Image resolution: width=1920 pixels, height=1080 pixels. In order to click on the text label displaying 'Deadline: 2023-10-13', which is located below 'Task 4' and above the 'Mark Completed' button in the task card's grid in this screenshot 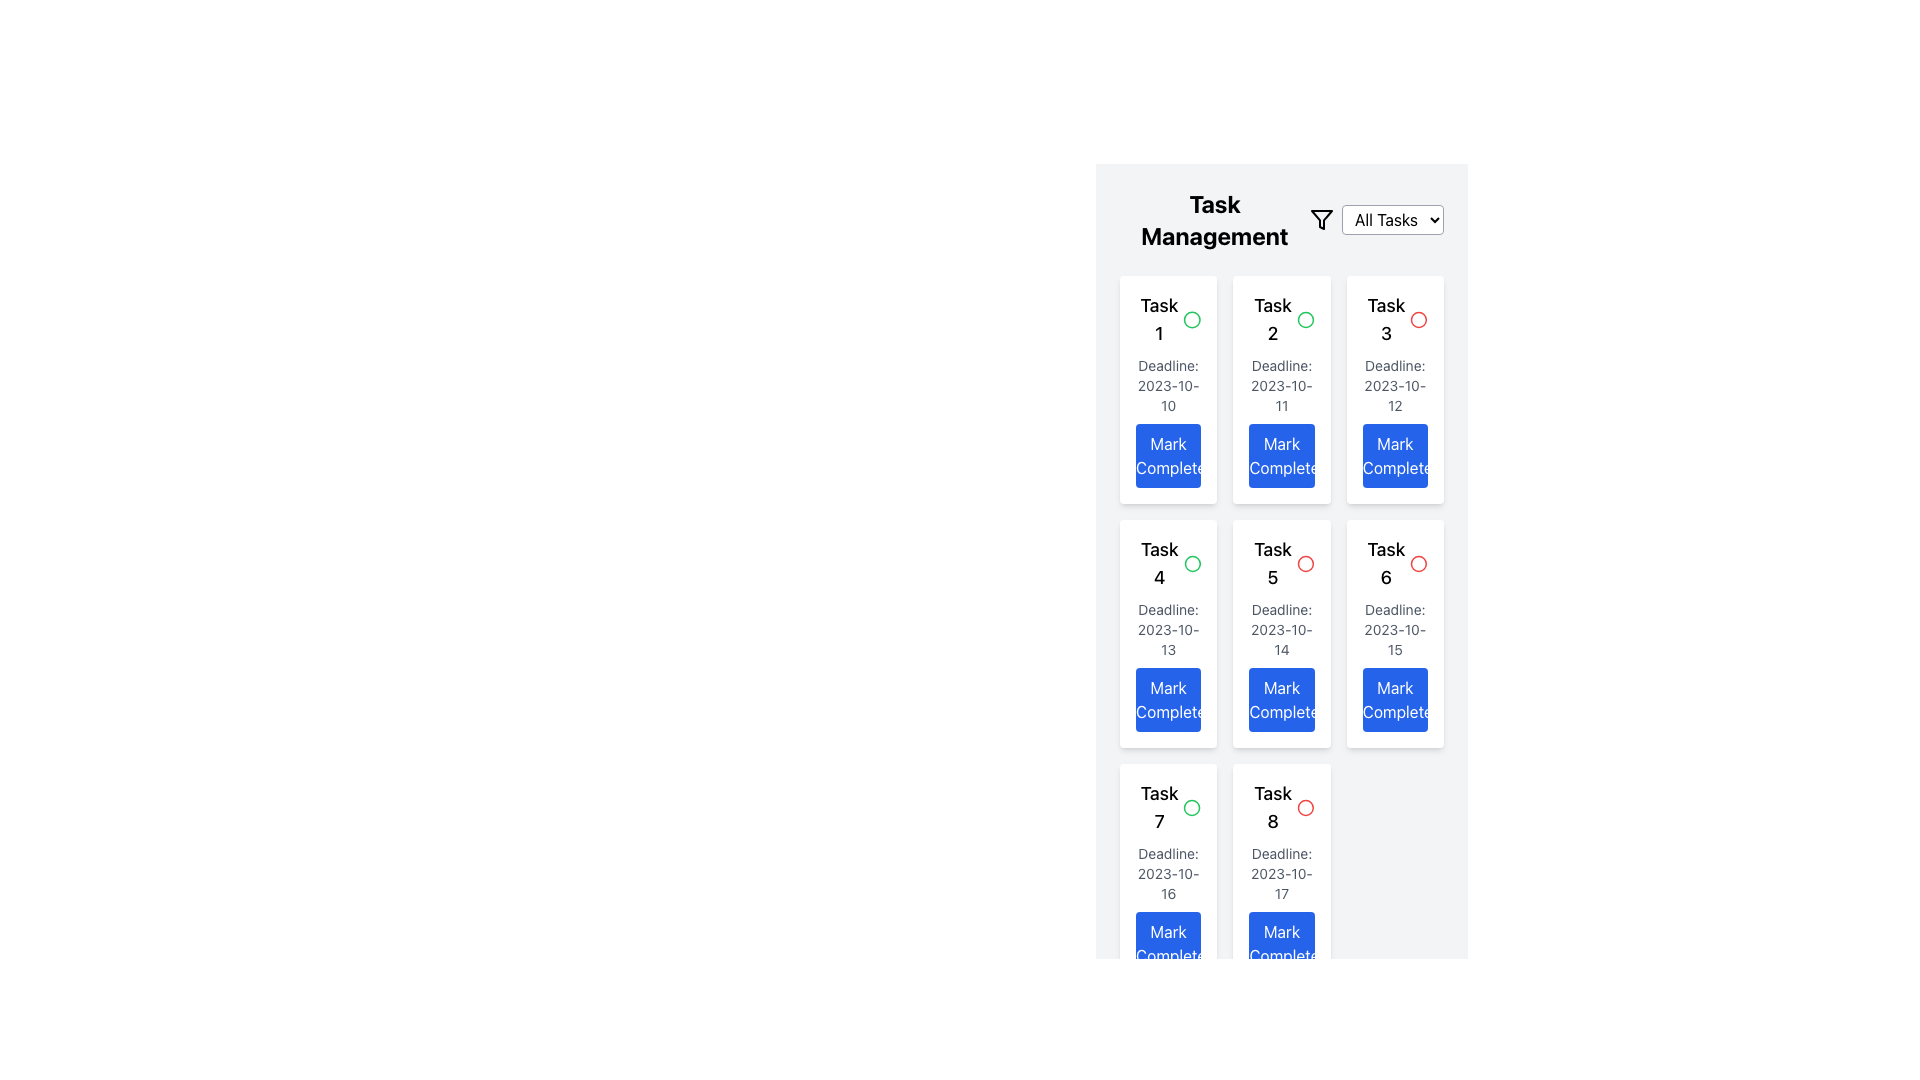, I will do `click(1168, 628)`.